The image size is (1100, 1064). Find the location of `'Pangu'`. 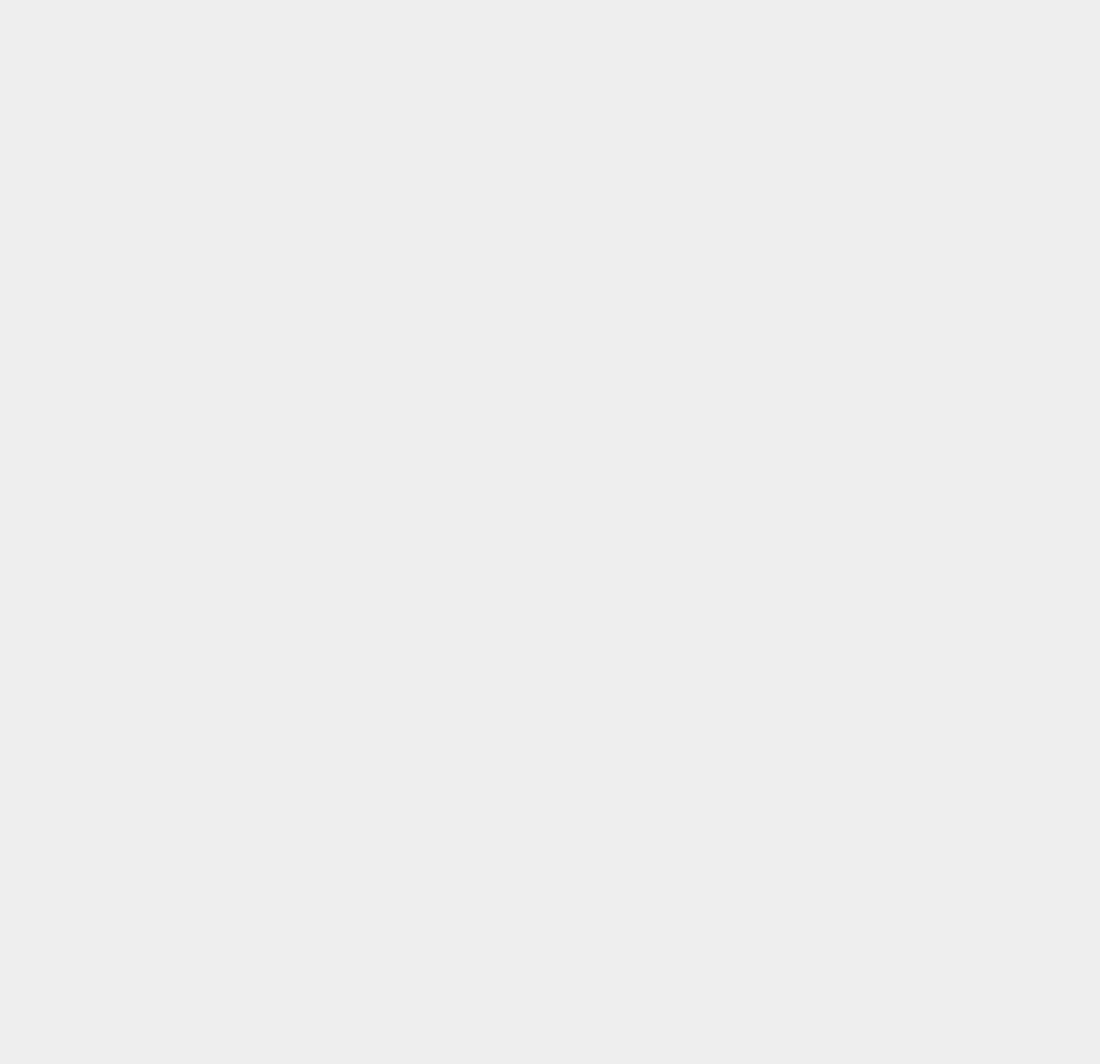

'Pangu' is located at coordinates (798, 787).